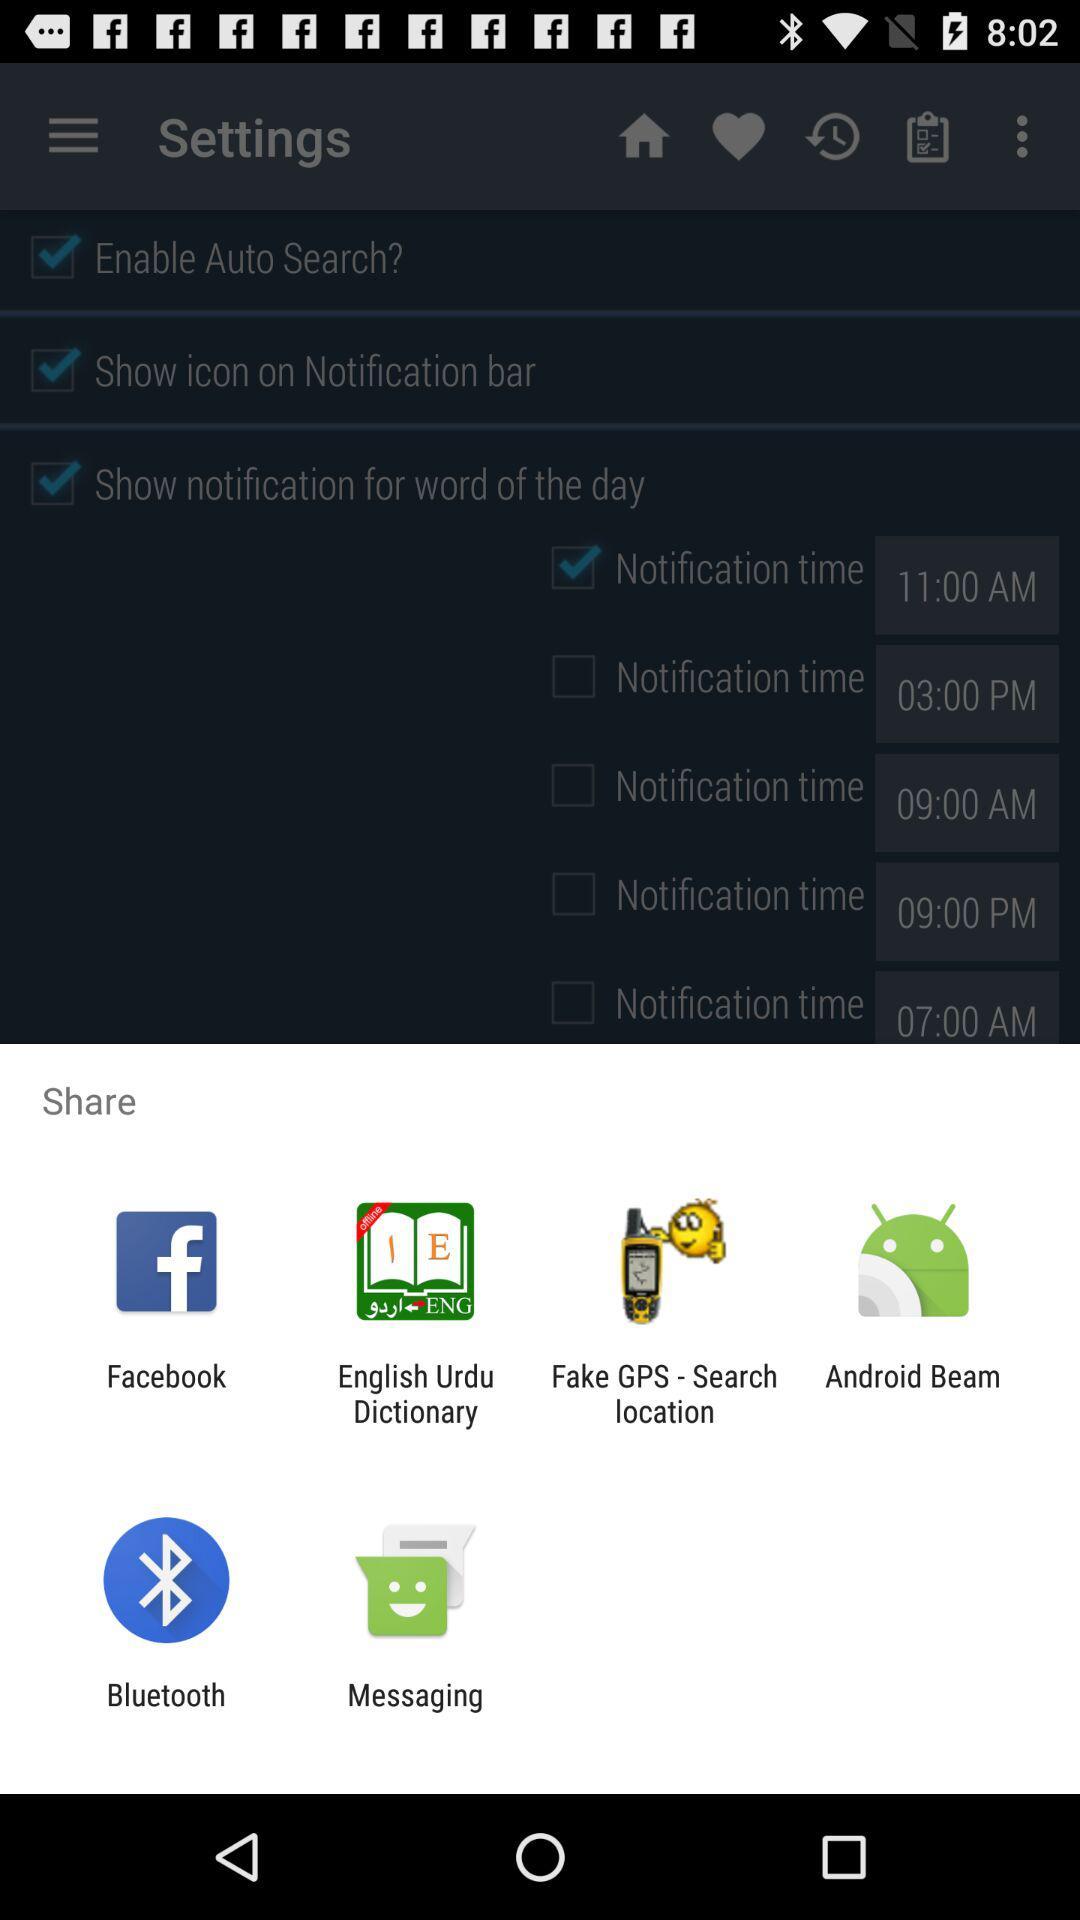 The image size is (1080, 1920). What do you see at coordinates (414, 1392) in the screenshot?
I see `the app to the right of facebook icon` at bounding box center [414, 1392].